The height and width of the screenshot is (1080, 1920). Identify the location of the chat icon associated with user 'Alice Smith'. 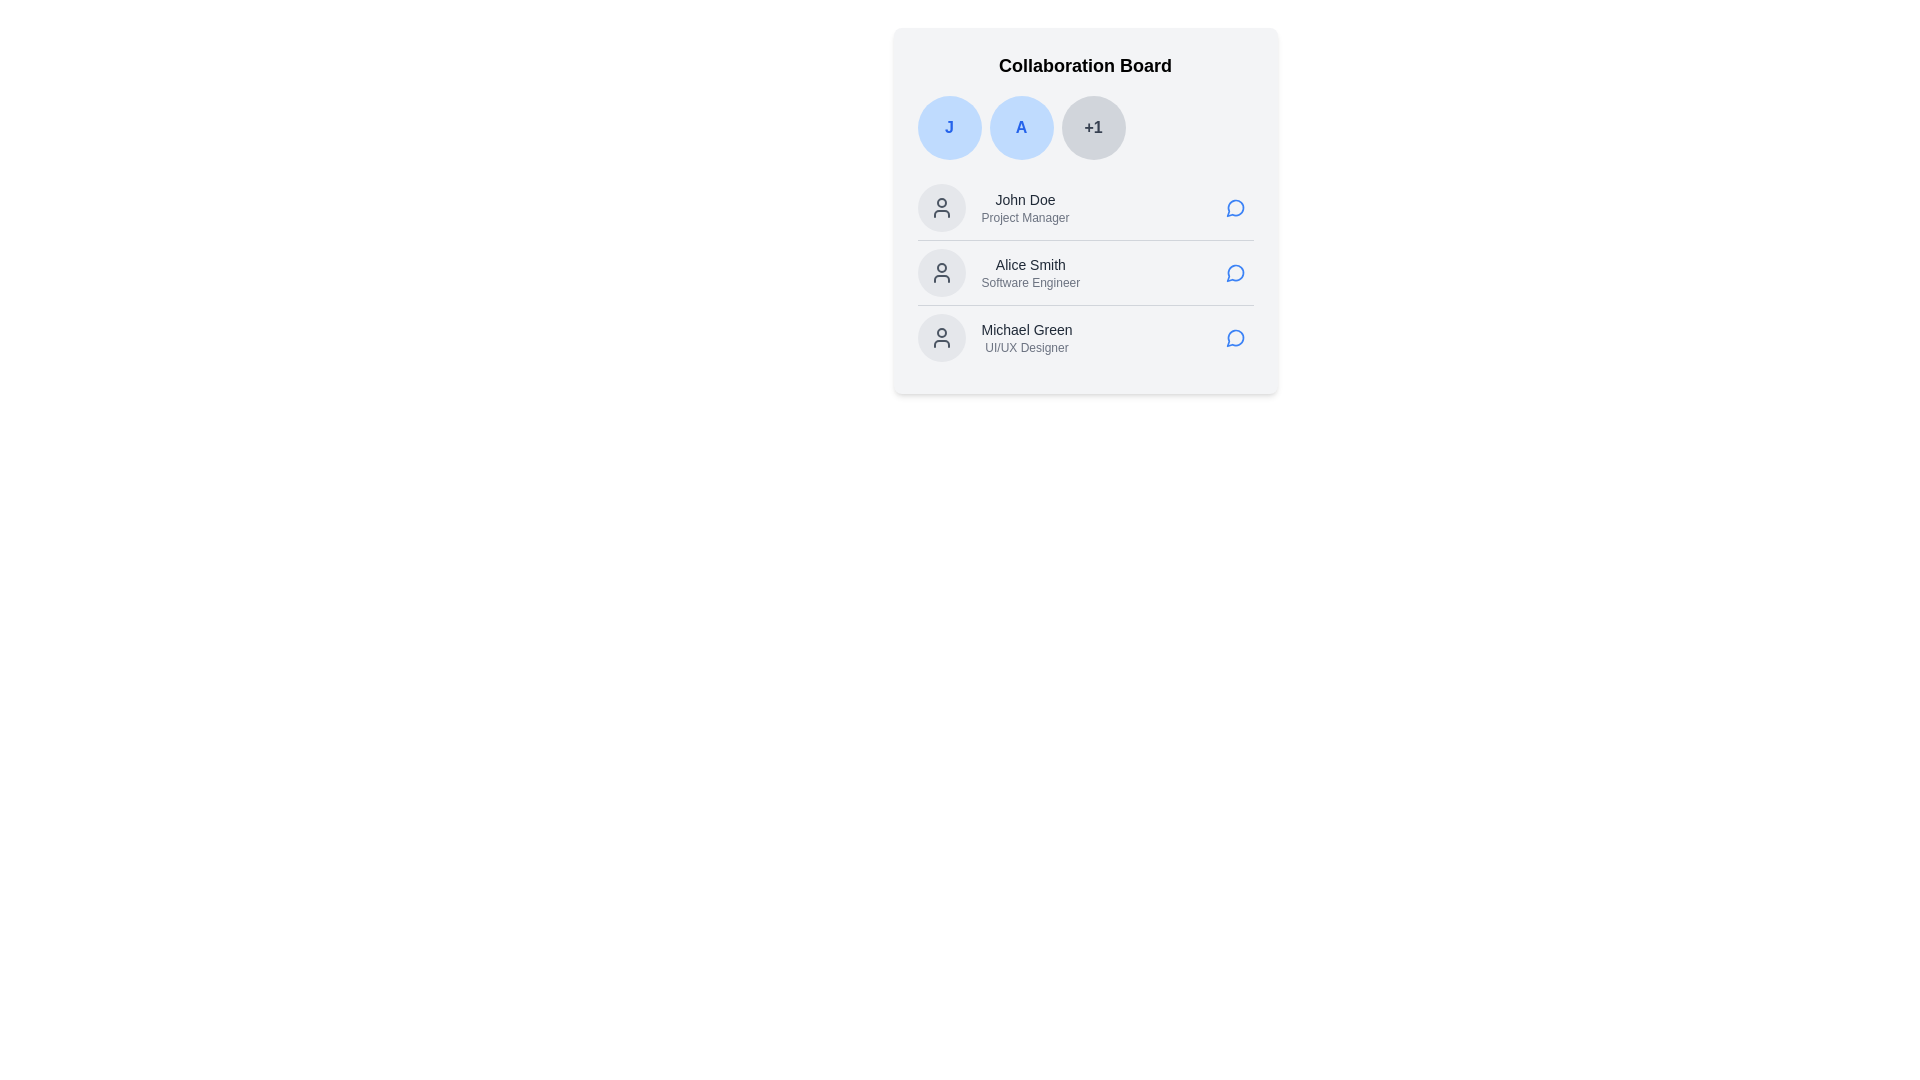
(1234, 273).